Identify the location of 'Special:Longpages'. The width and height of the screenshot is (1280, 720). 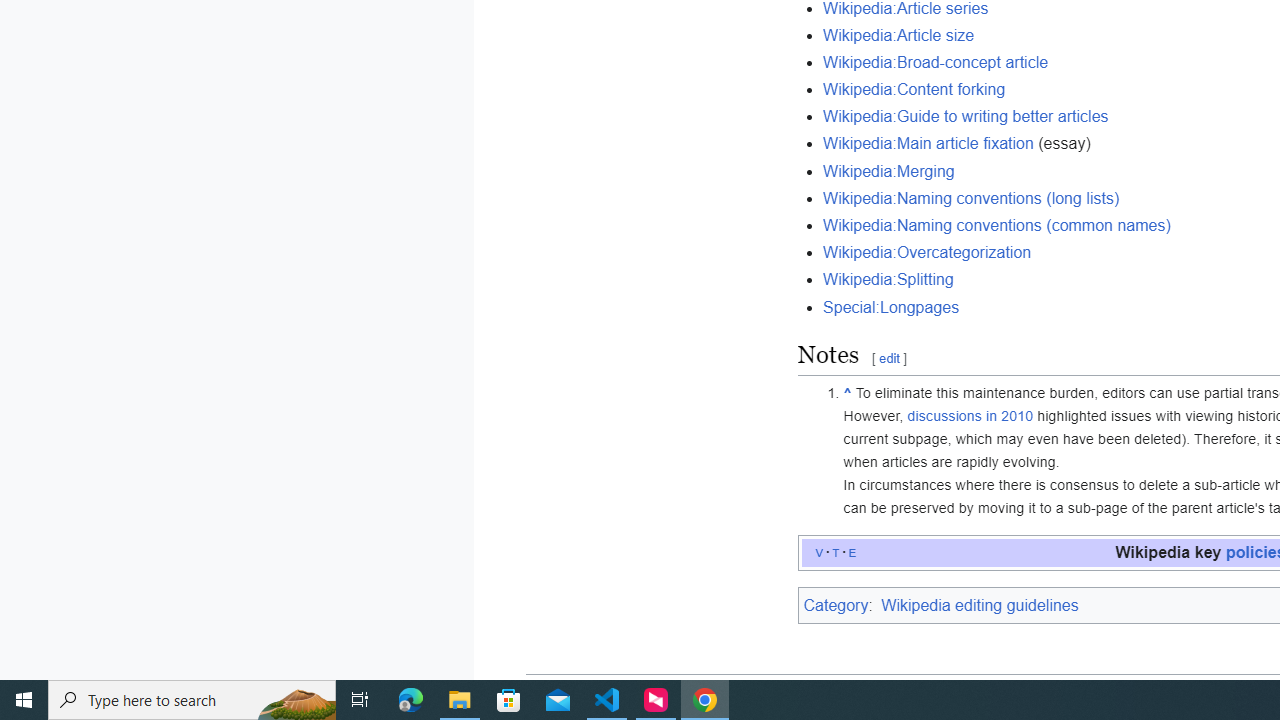
(890, 307).